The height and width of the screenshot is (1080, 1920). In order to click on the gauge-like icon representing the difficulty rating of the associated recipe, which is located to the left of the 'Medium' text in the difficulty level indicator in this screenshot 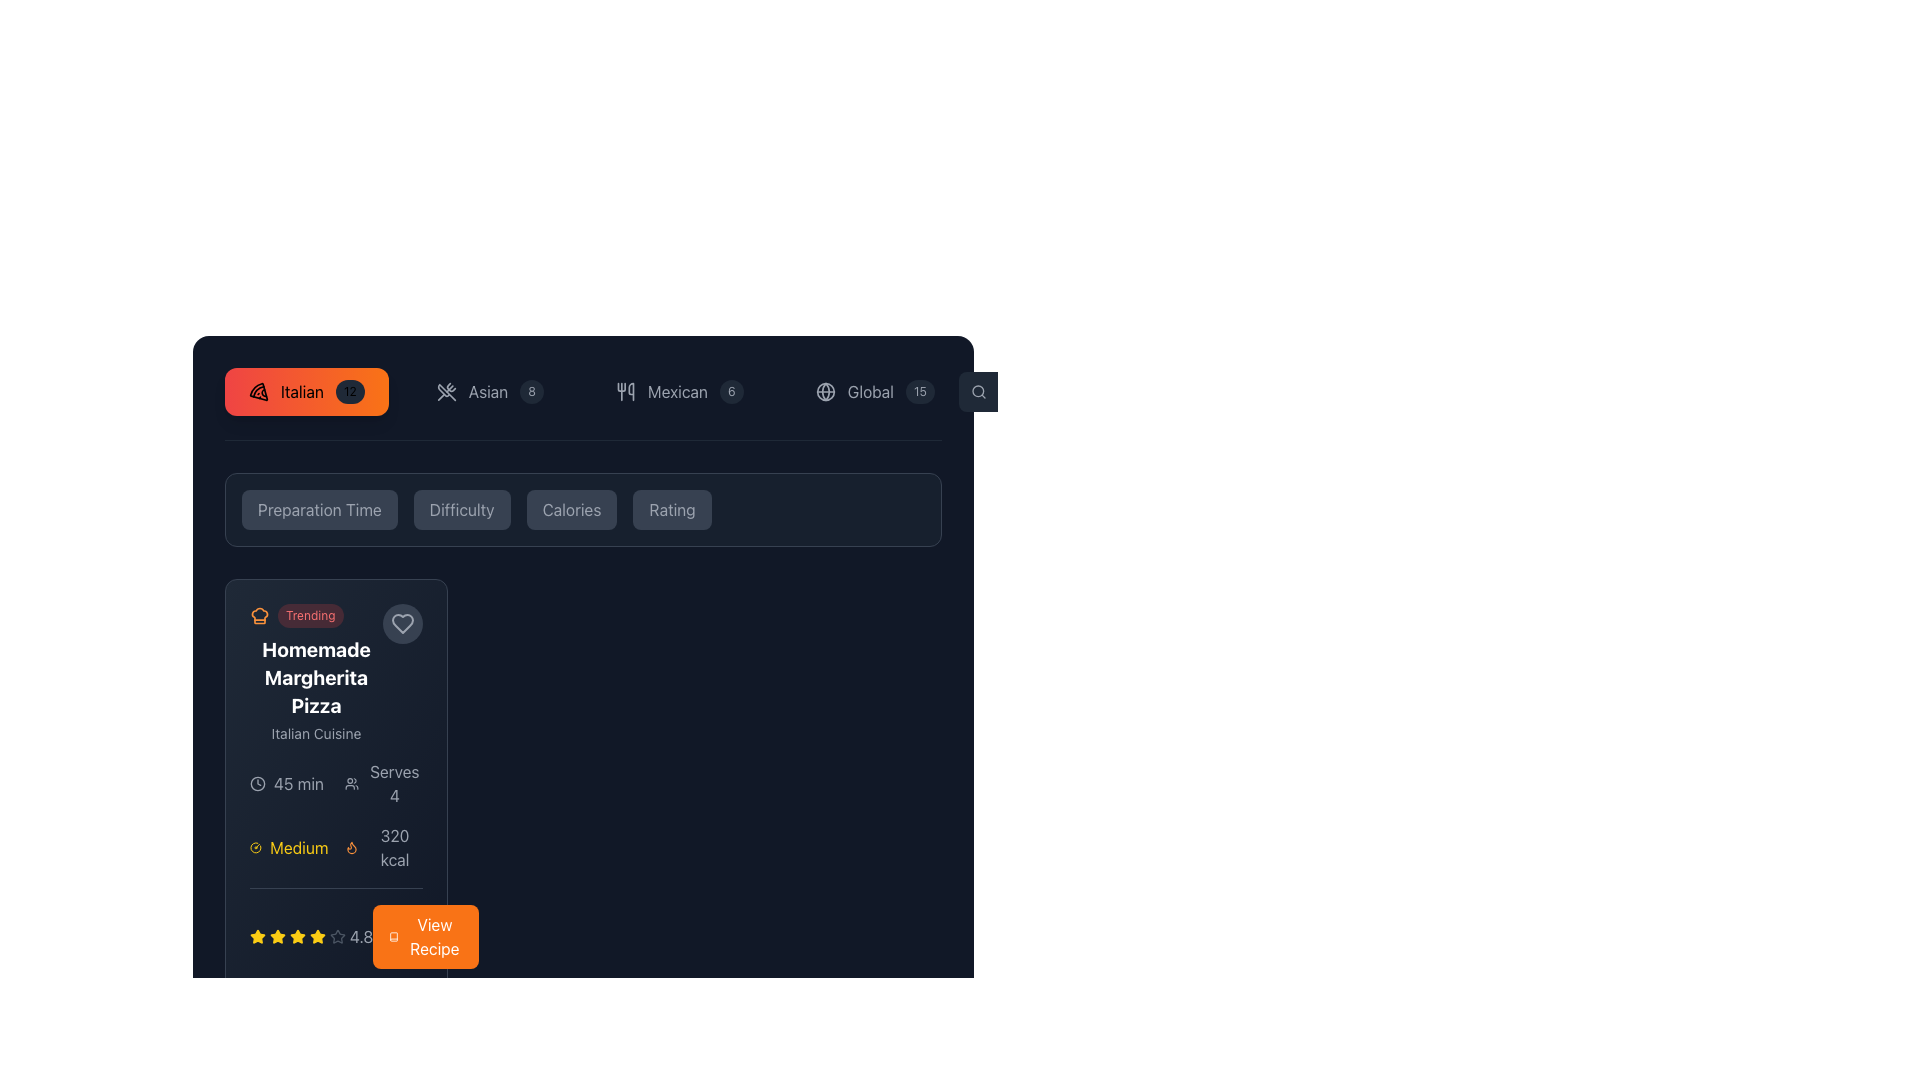, I will do `click(255, 848)`.